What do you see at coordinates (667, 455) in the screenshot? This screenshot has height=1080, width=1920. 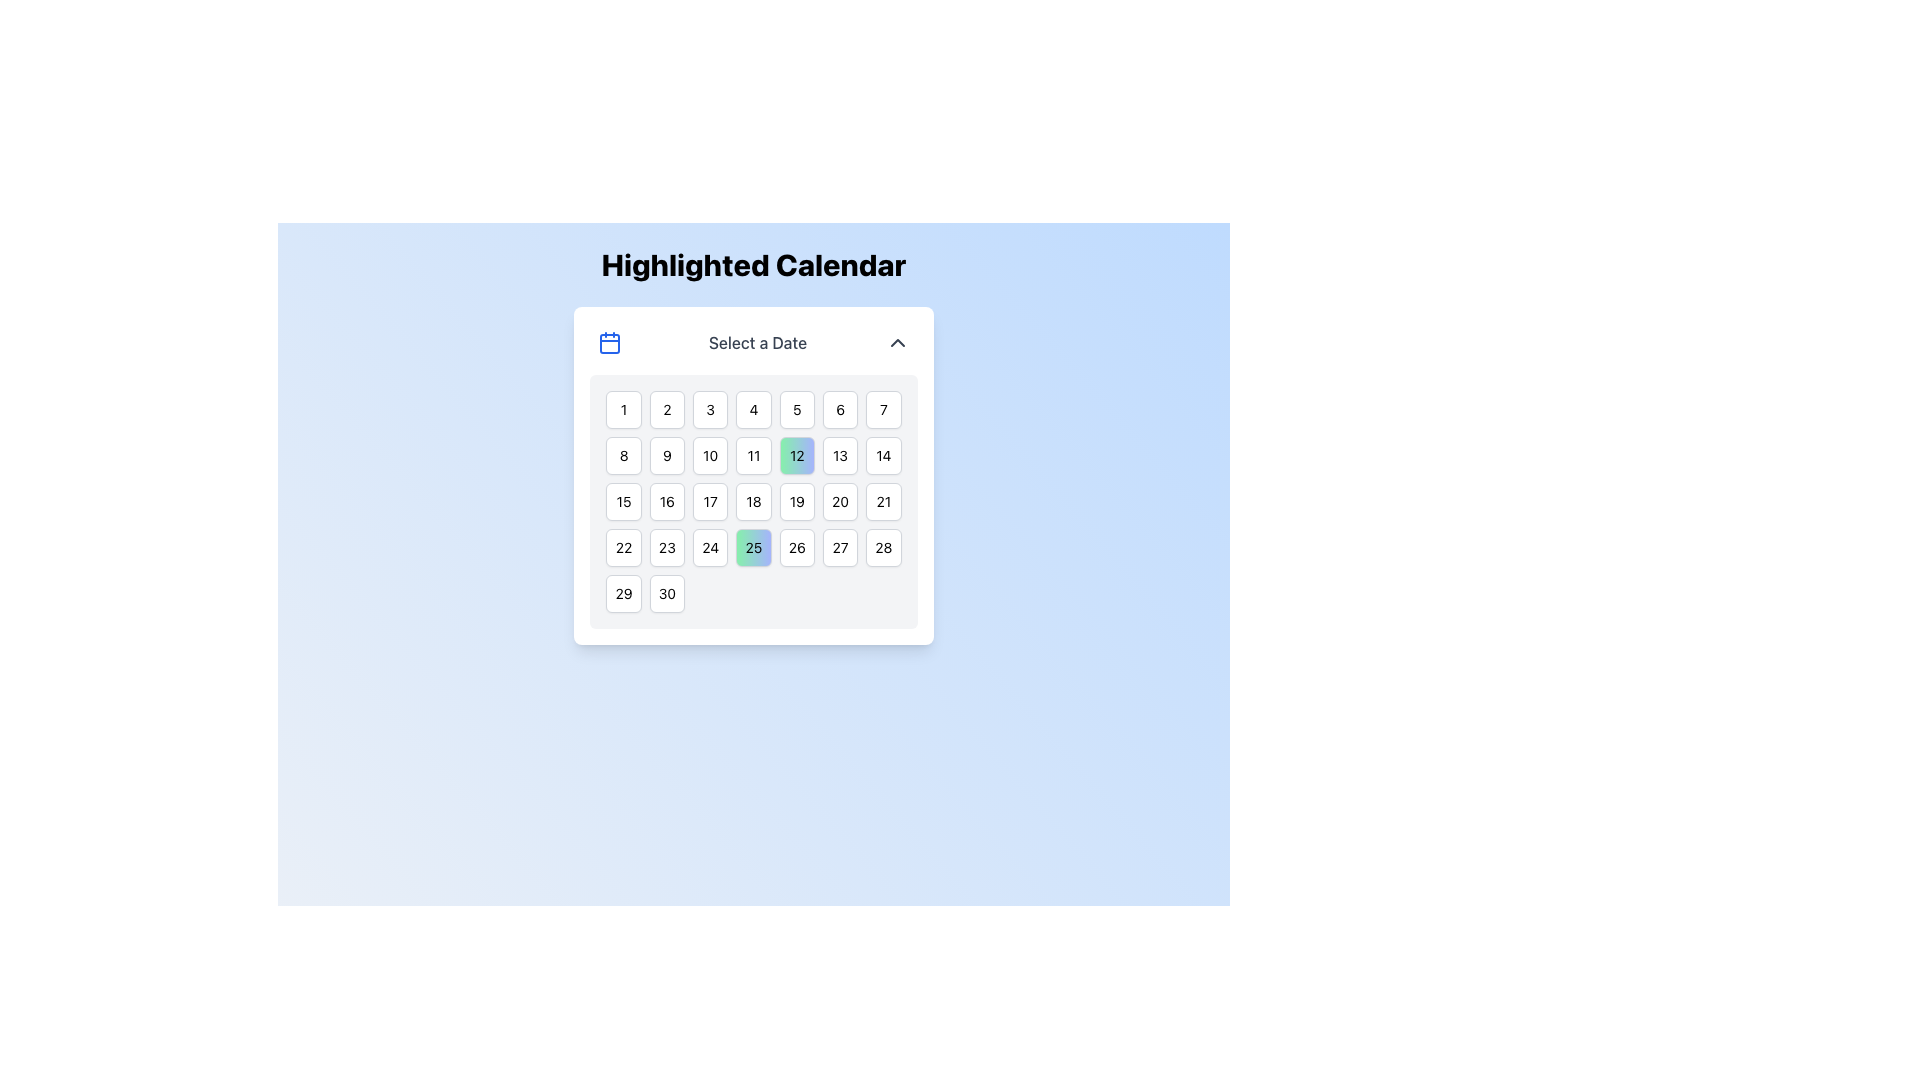 I see `the ninth day button in the calendar interface` at bounding box center [667, 455].